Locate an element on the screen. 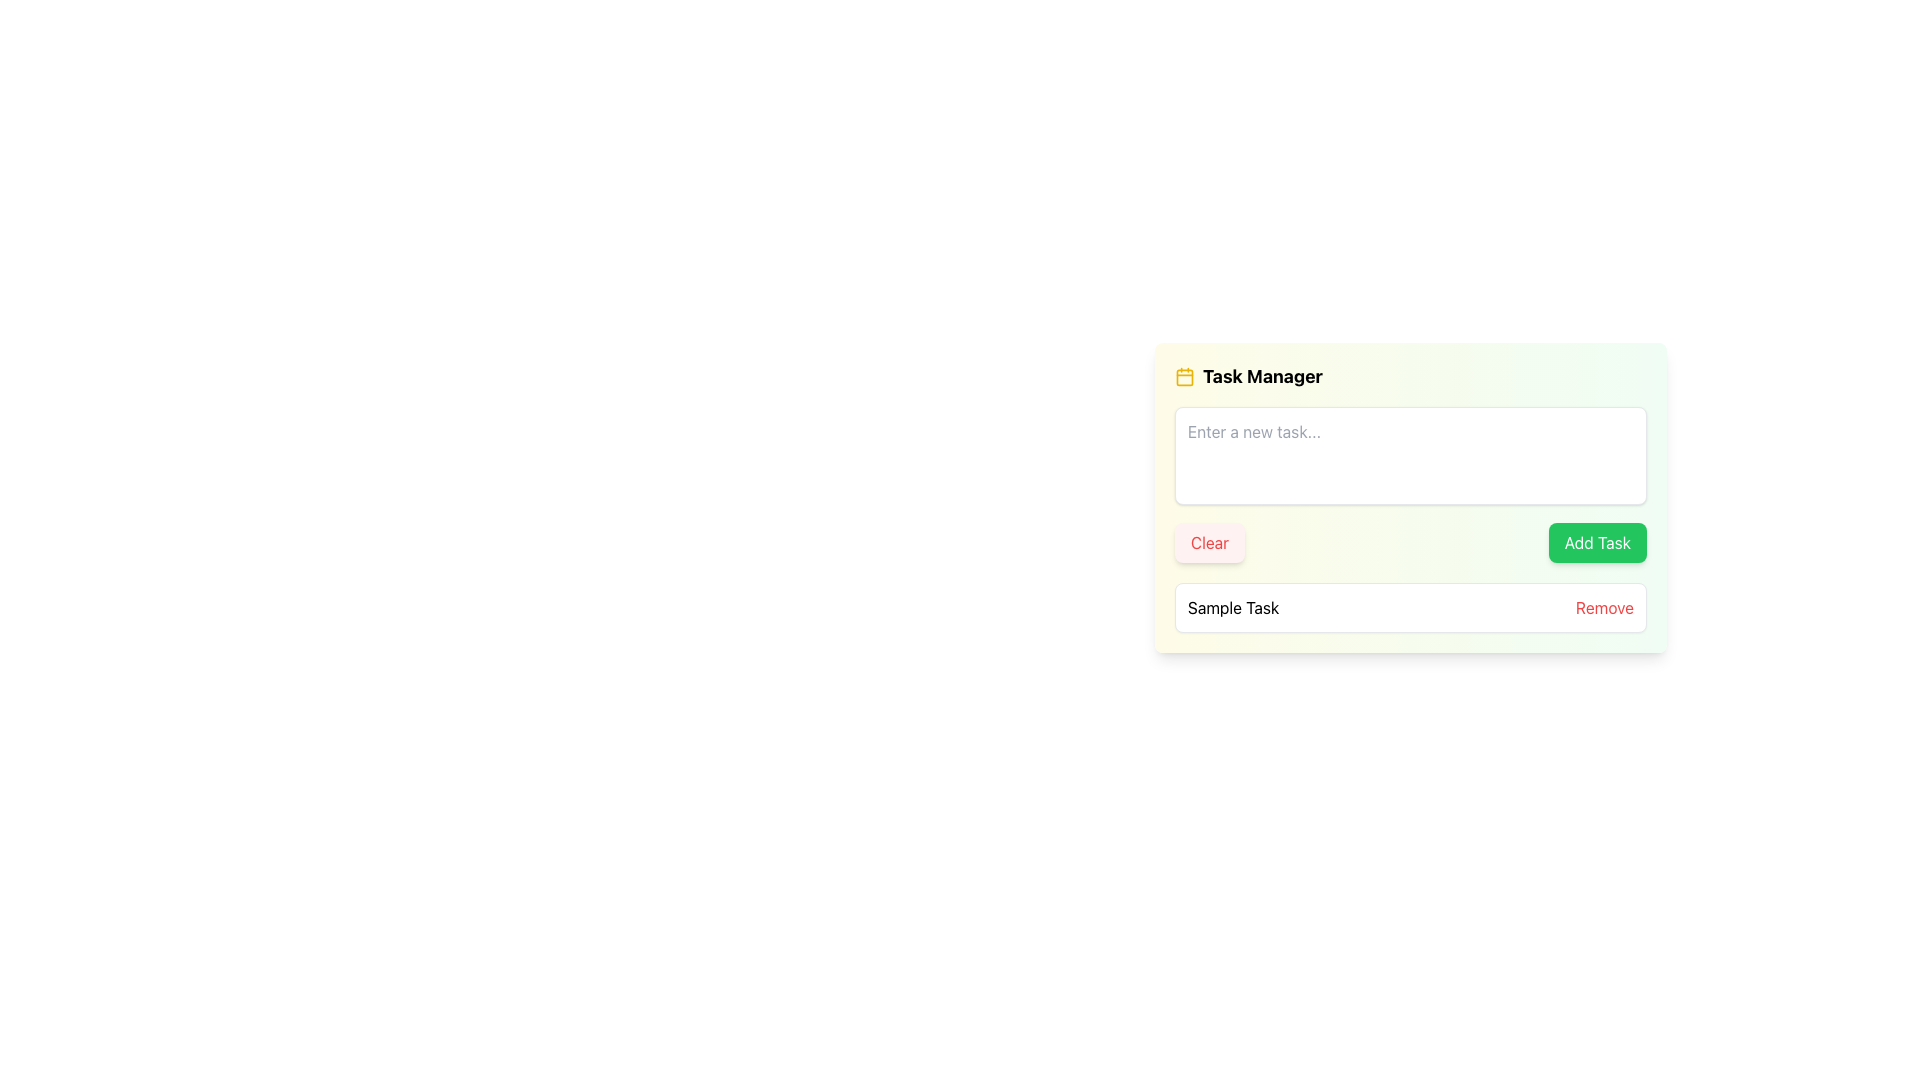 Image resolution: width=1920 pixels, height=1080 pixels. the 'Add Task' button is located at coordinates (1596, 543).